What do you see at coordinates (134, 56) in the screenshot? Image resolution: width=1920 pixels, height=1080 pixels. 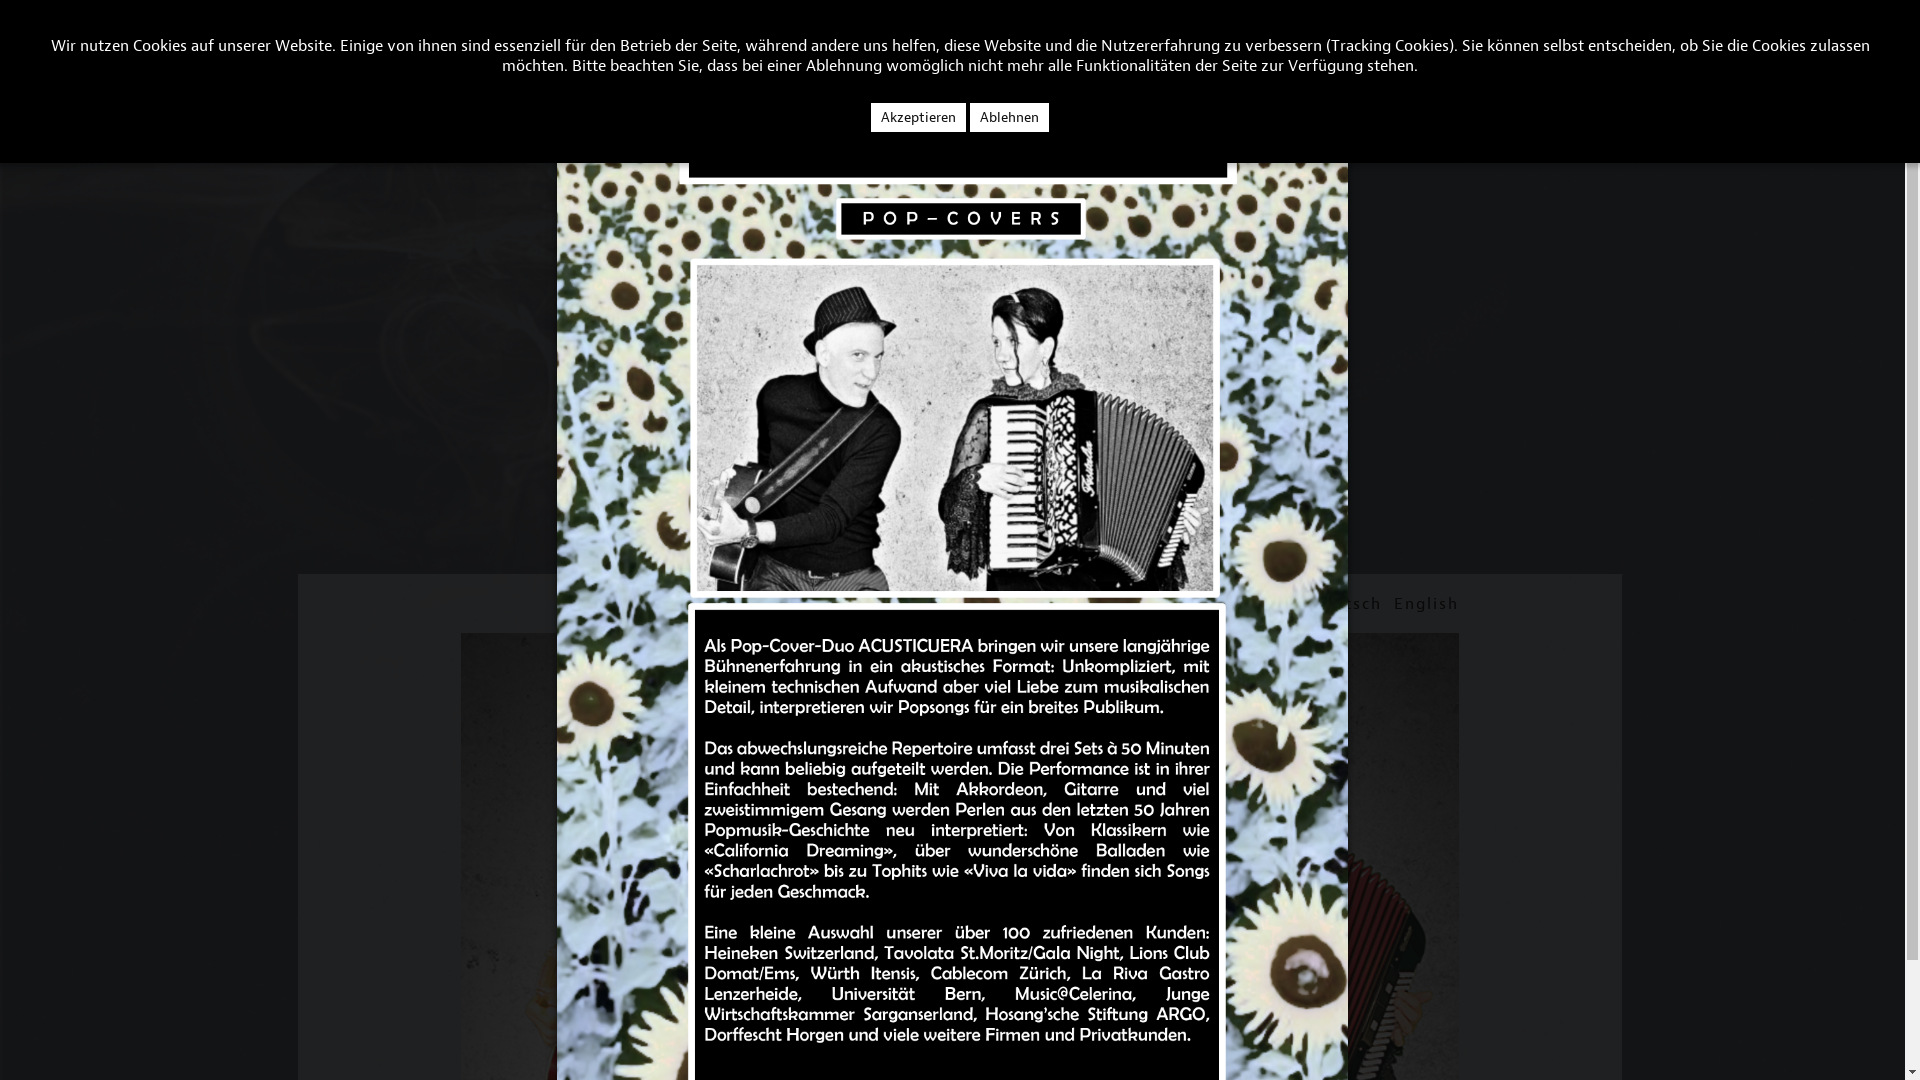 I see `'LOOK & LISTEN'` at bounding box center [134, 56].